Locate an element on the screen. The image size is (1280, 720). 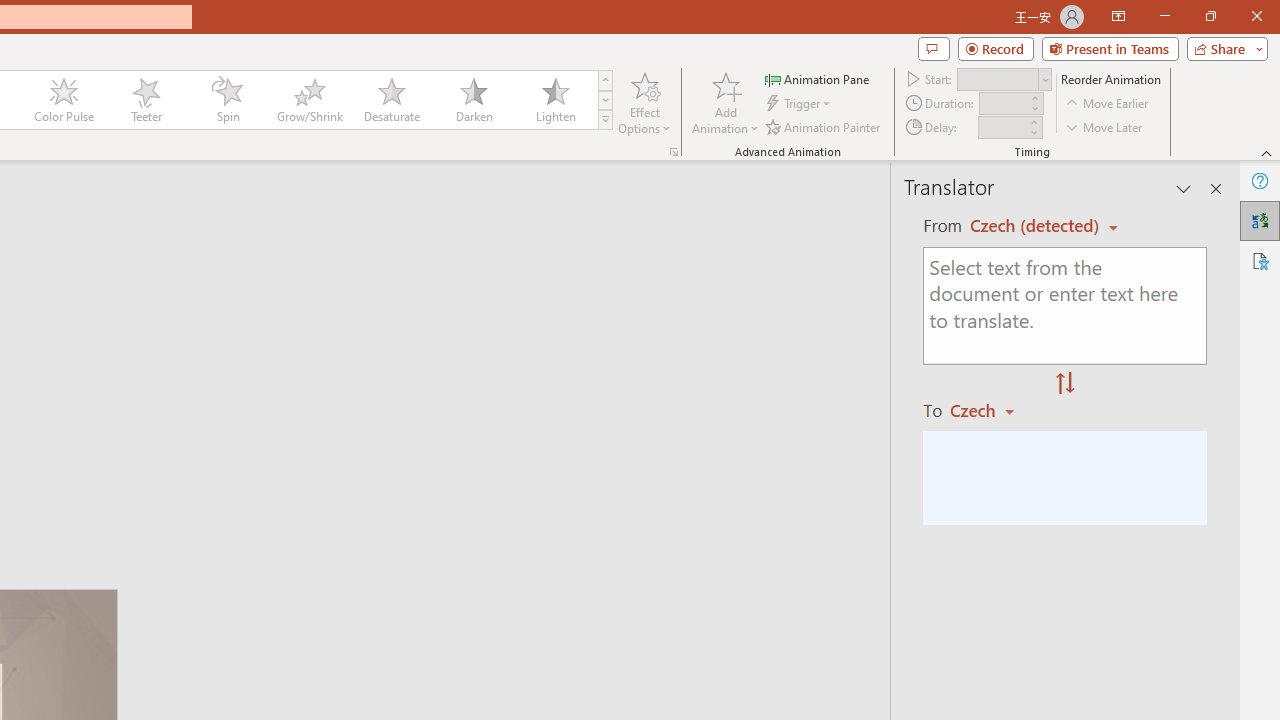
'Effect Options' is located at coordinates (645, 103).